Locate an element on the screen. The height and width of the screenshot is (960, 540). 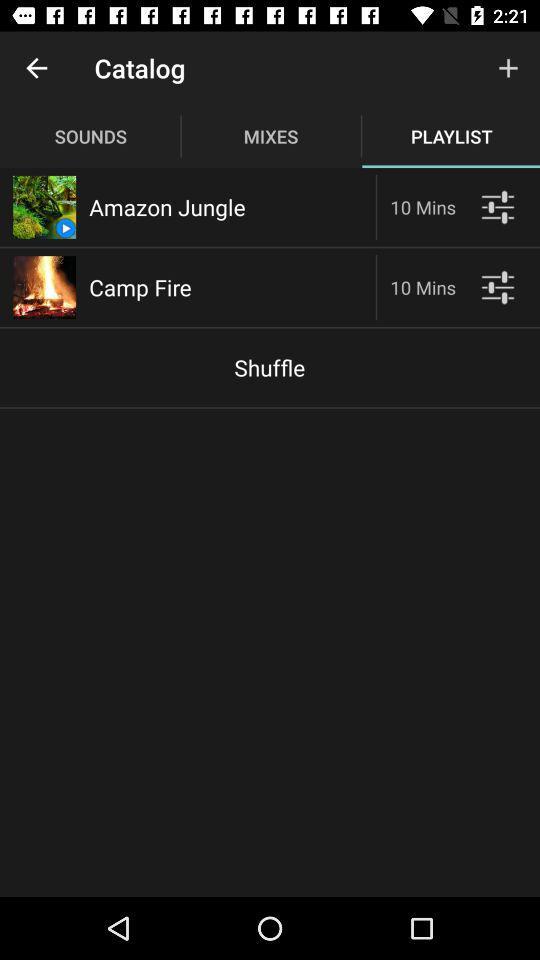
adjust settings is located at coordinates (496, 286).